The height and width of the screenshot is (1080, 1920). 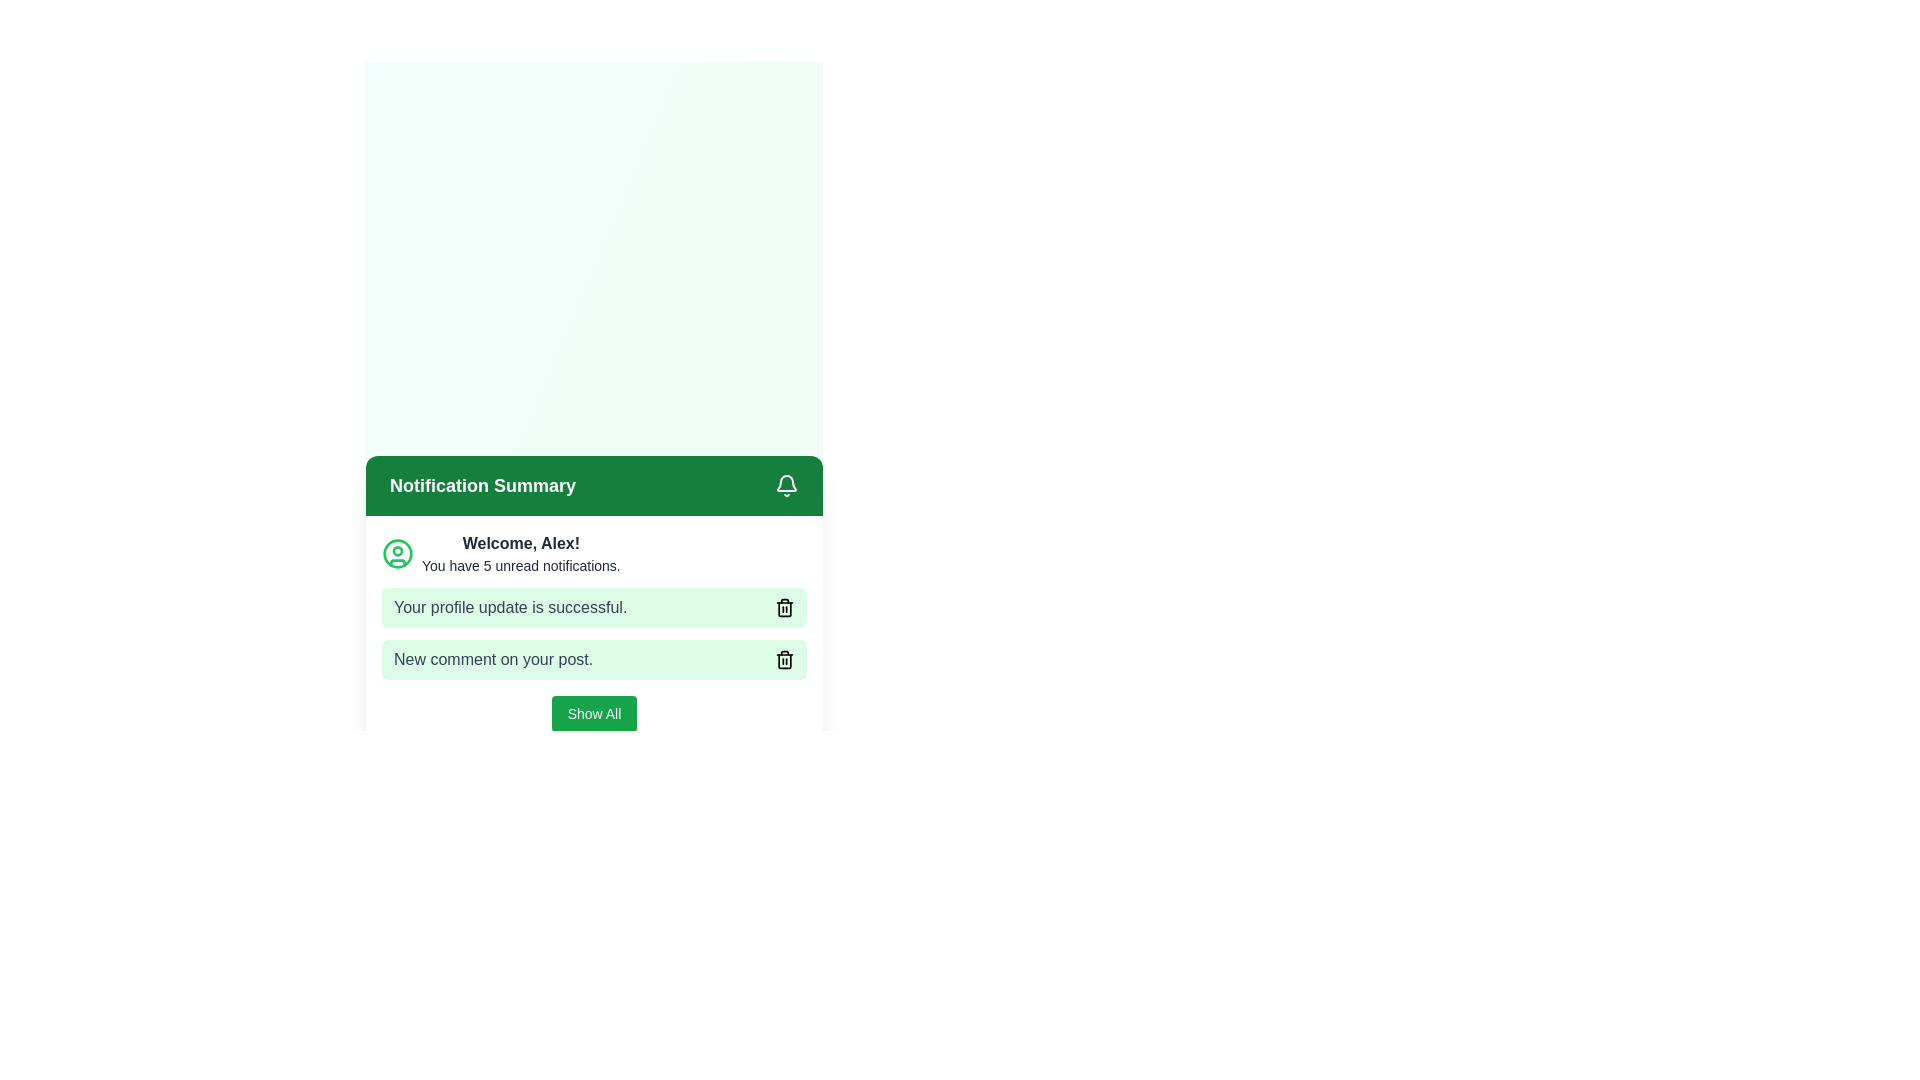 I want to click on the circular outline SVG element next to the text 'Welcome, Alex!' in the notification section, so click(x=398, y=554).